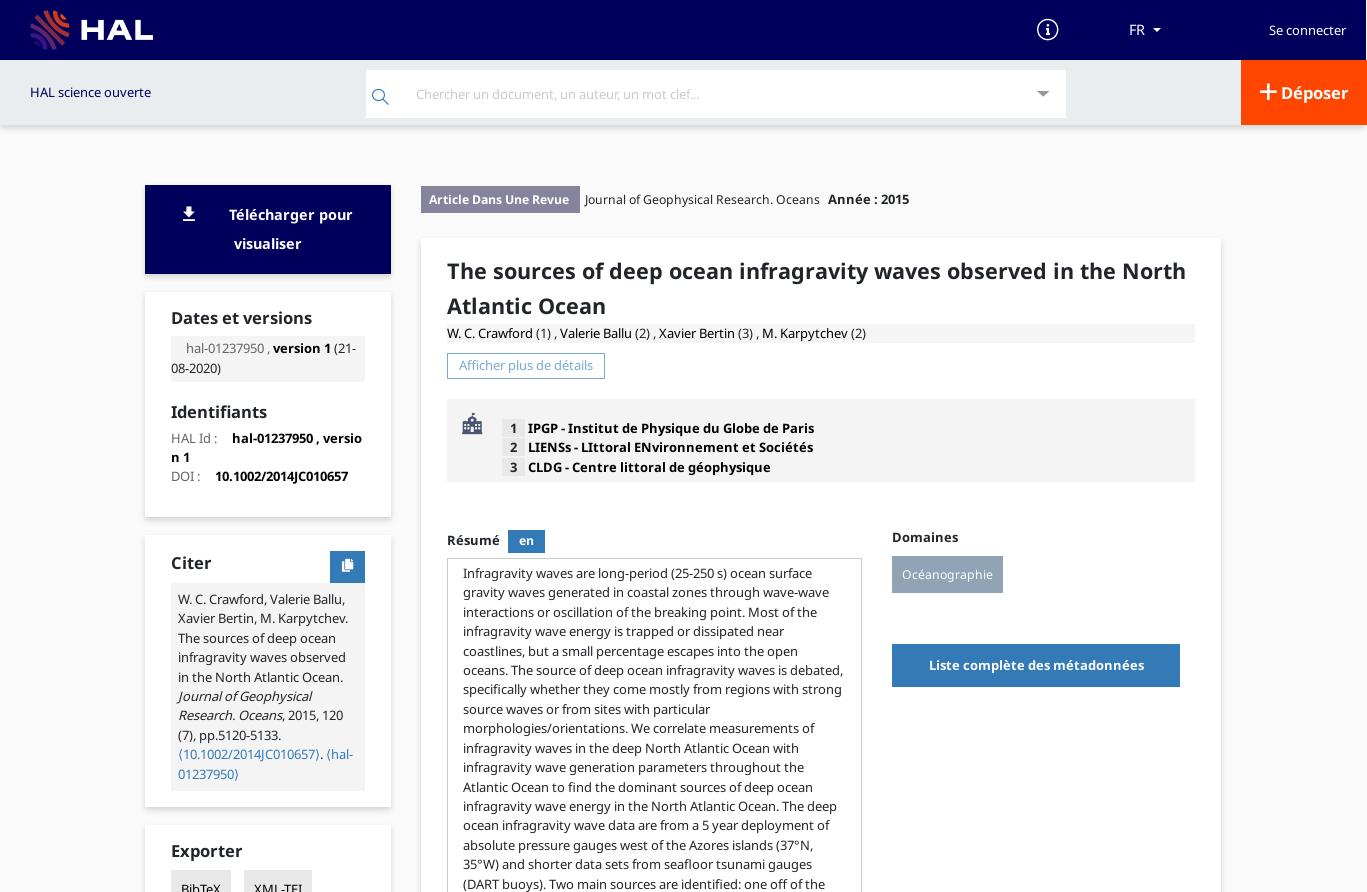  What do you see at coordinates (280, 475) in the screenshot?
I see `'10.1002/2014JC010657'` at bounding box center [280, 475].